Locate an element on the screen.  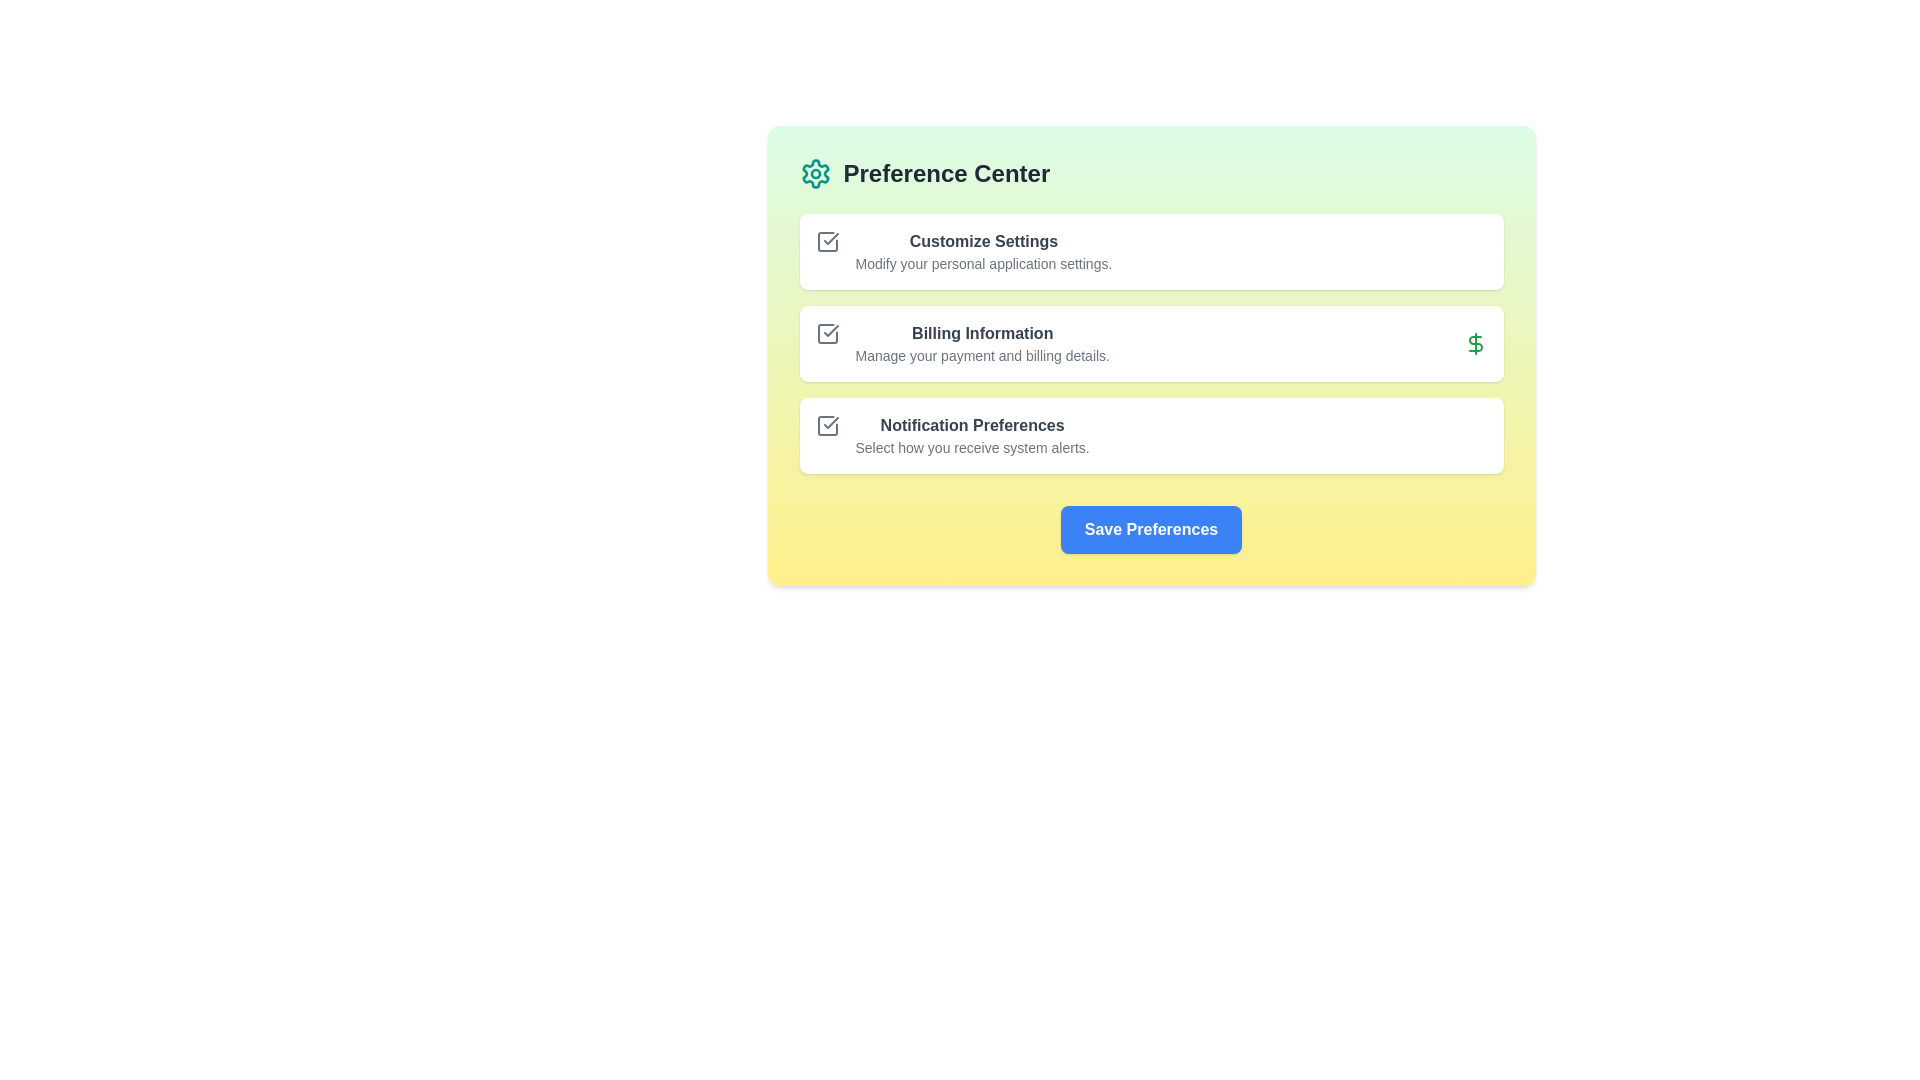
the 'Notification Preferences' text label, which is a prominent bold grayish title in the Preference Center interface, located between 'Billing Information' and 'Save Preferences' is located at coordinates (972, 424).